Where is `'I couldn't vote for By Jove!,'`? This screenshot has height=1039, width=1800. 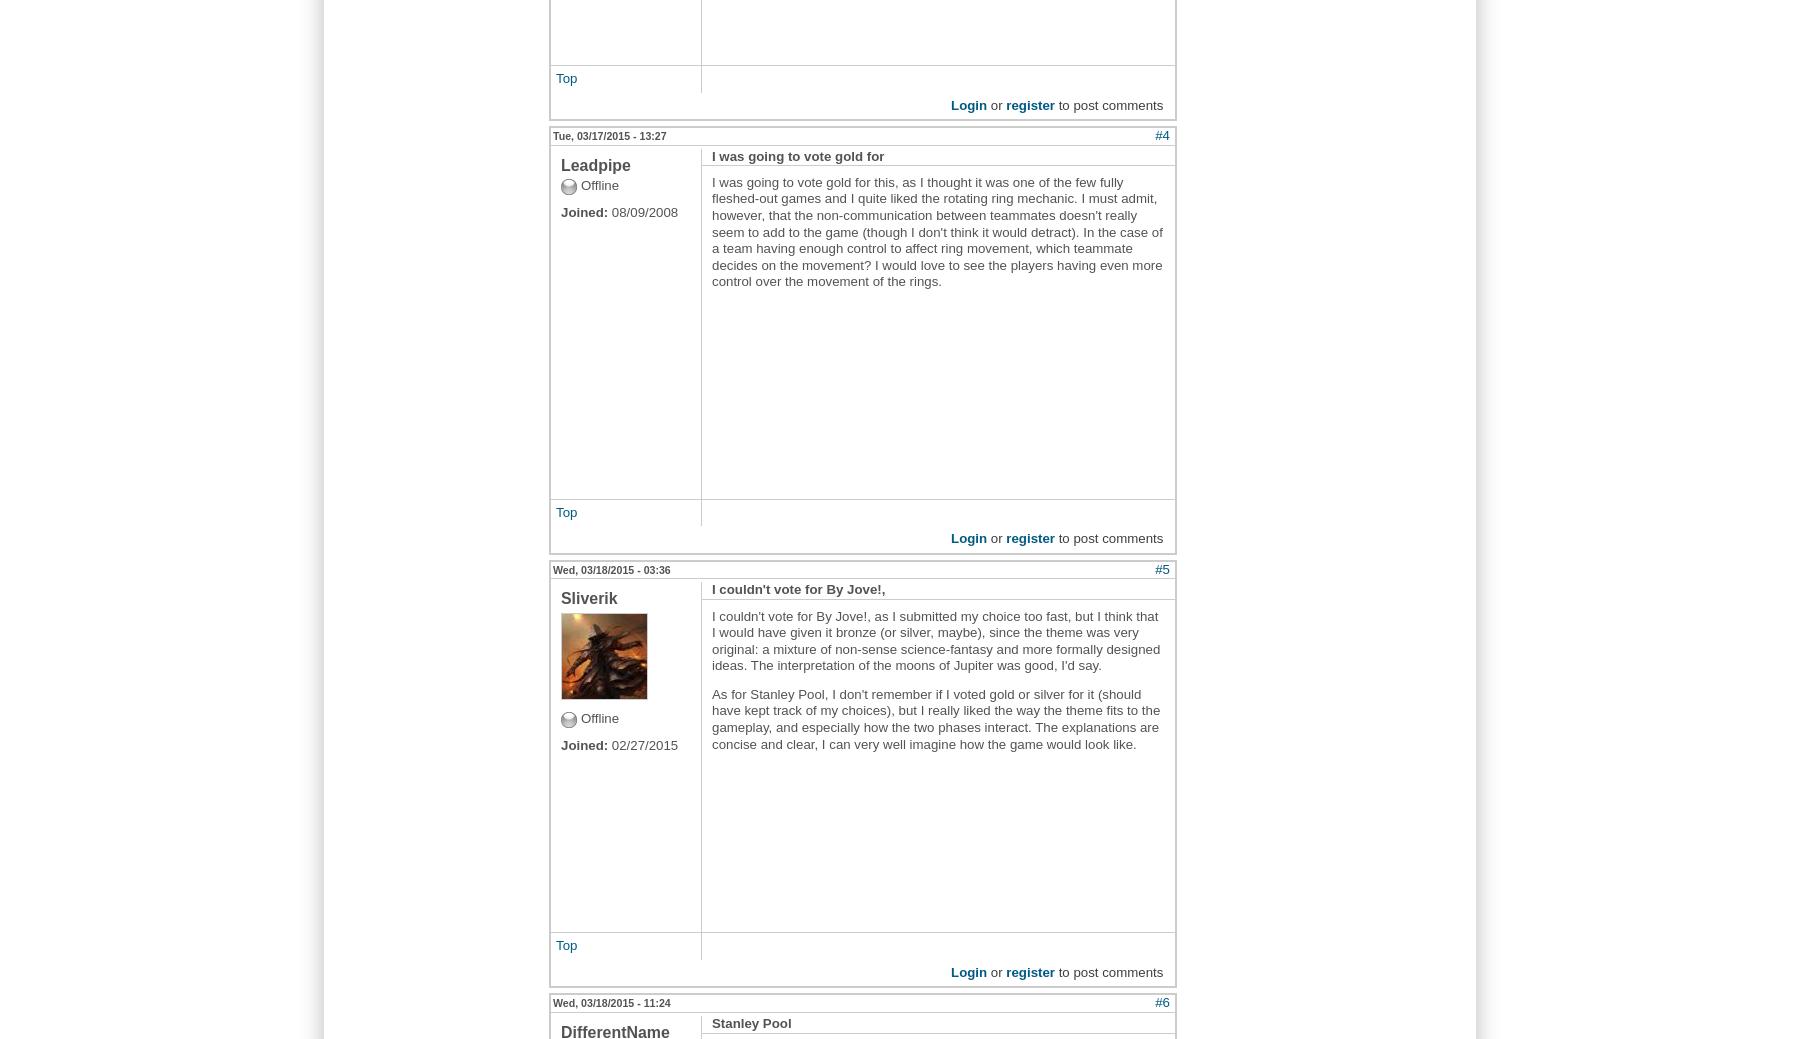
'I couldn't vote for By Jove!,' is located at coordinates (798, 589).